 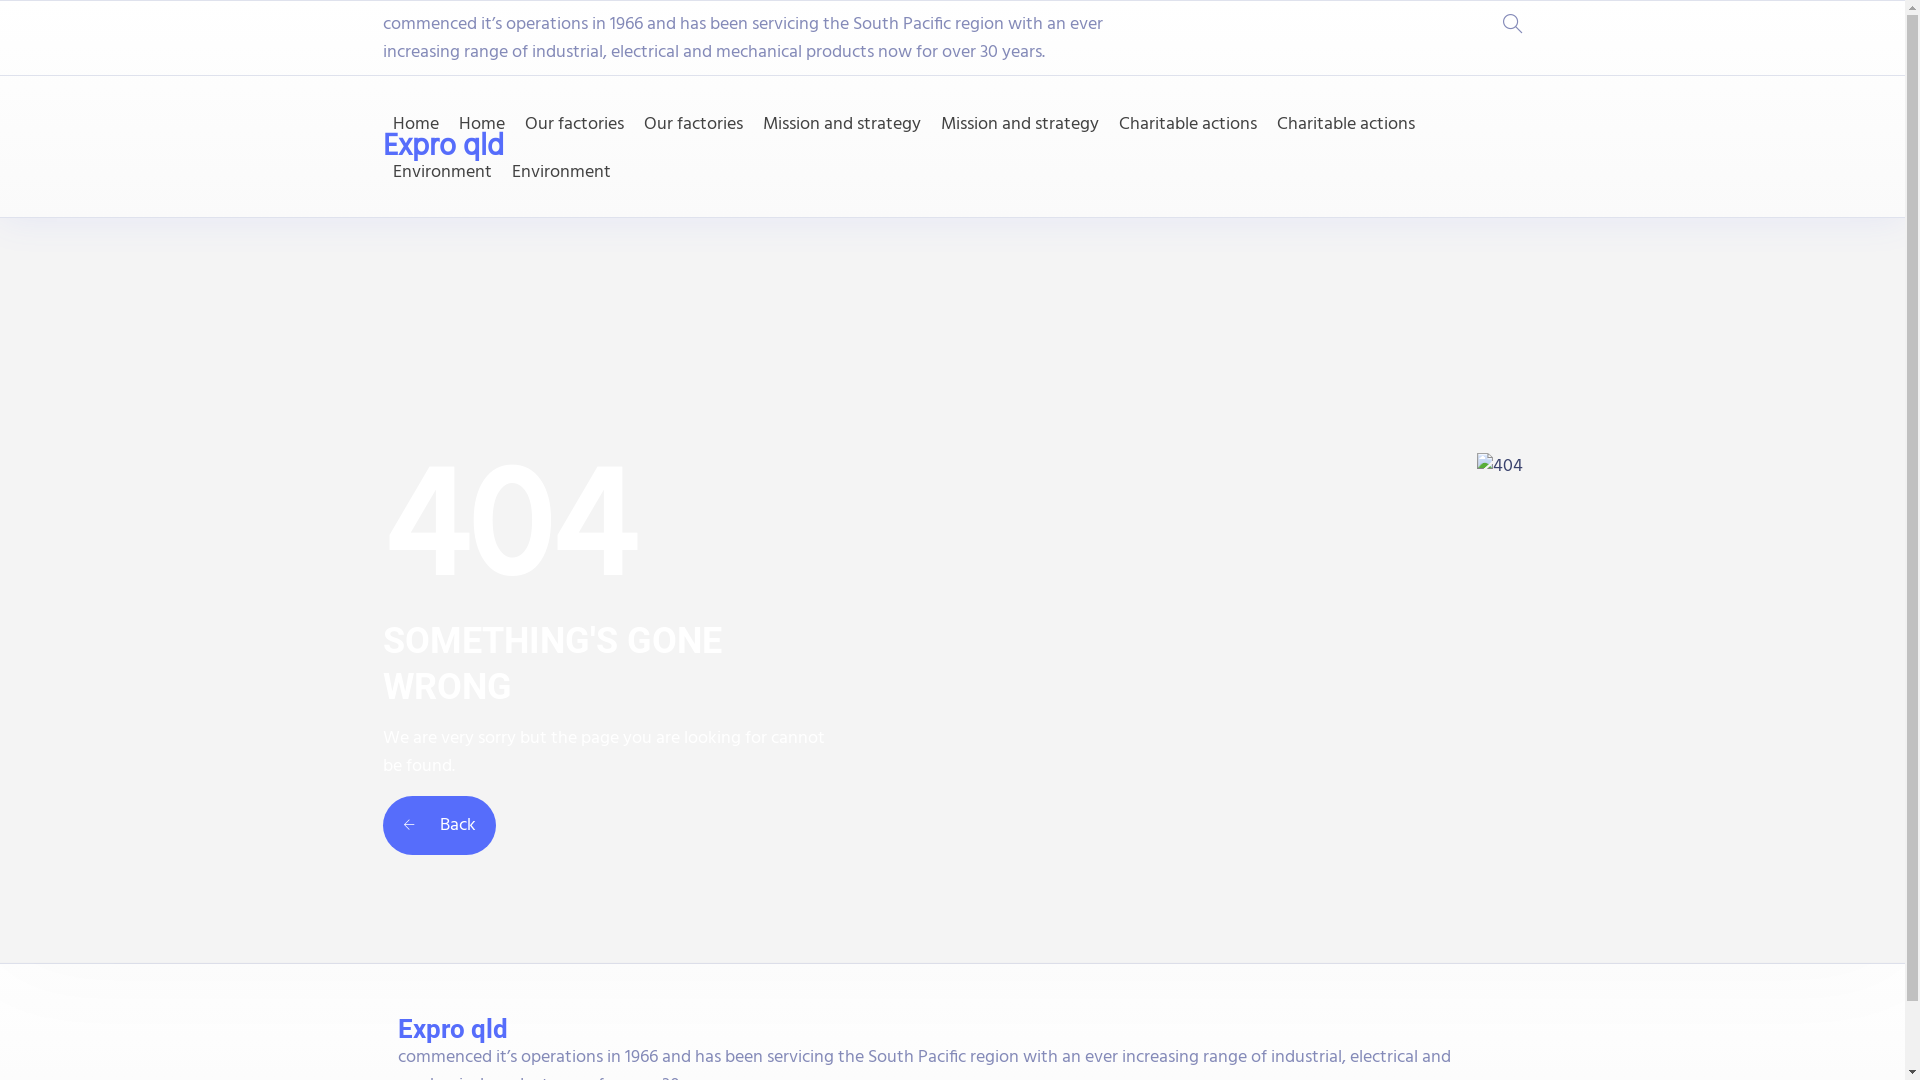 What do you see at coordinates (480, 124) in the screenshot?
I see `'Home'` at bounding box center [480, 124].